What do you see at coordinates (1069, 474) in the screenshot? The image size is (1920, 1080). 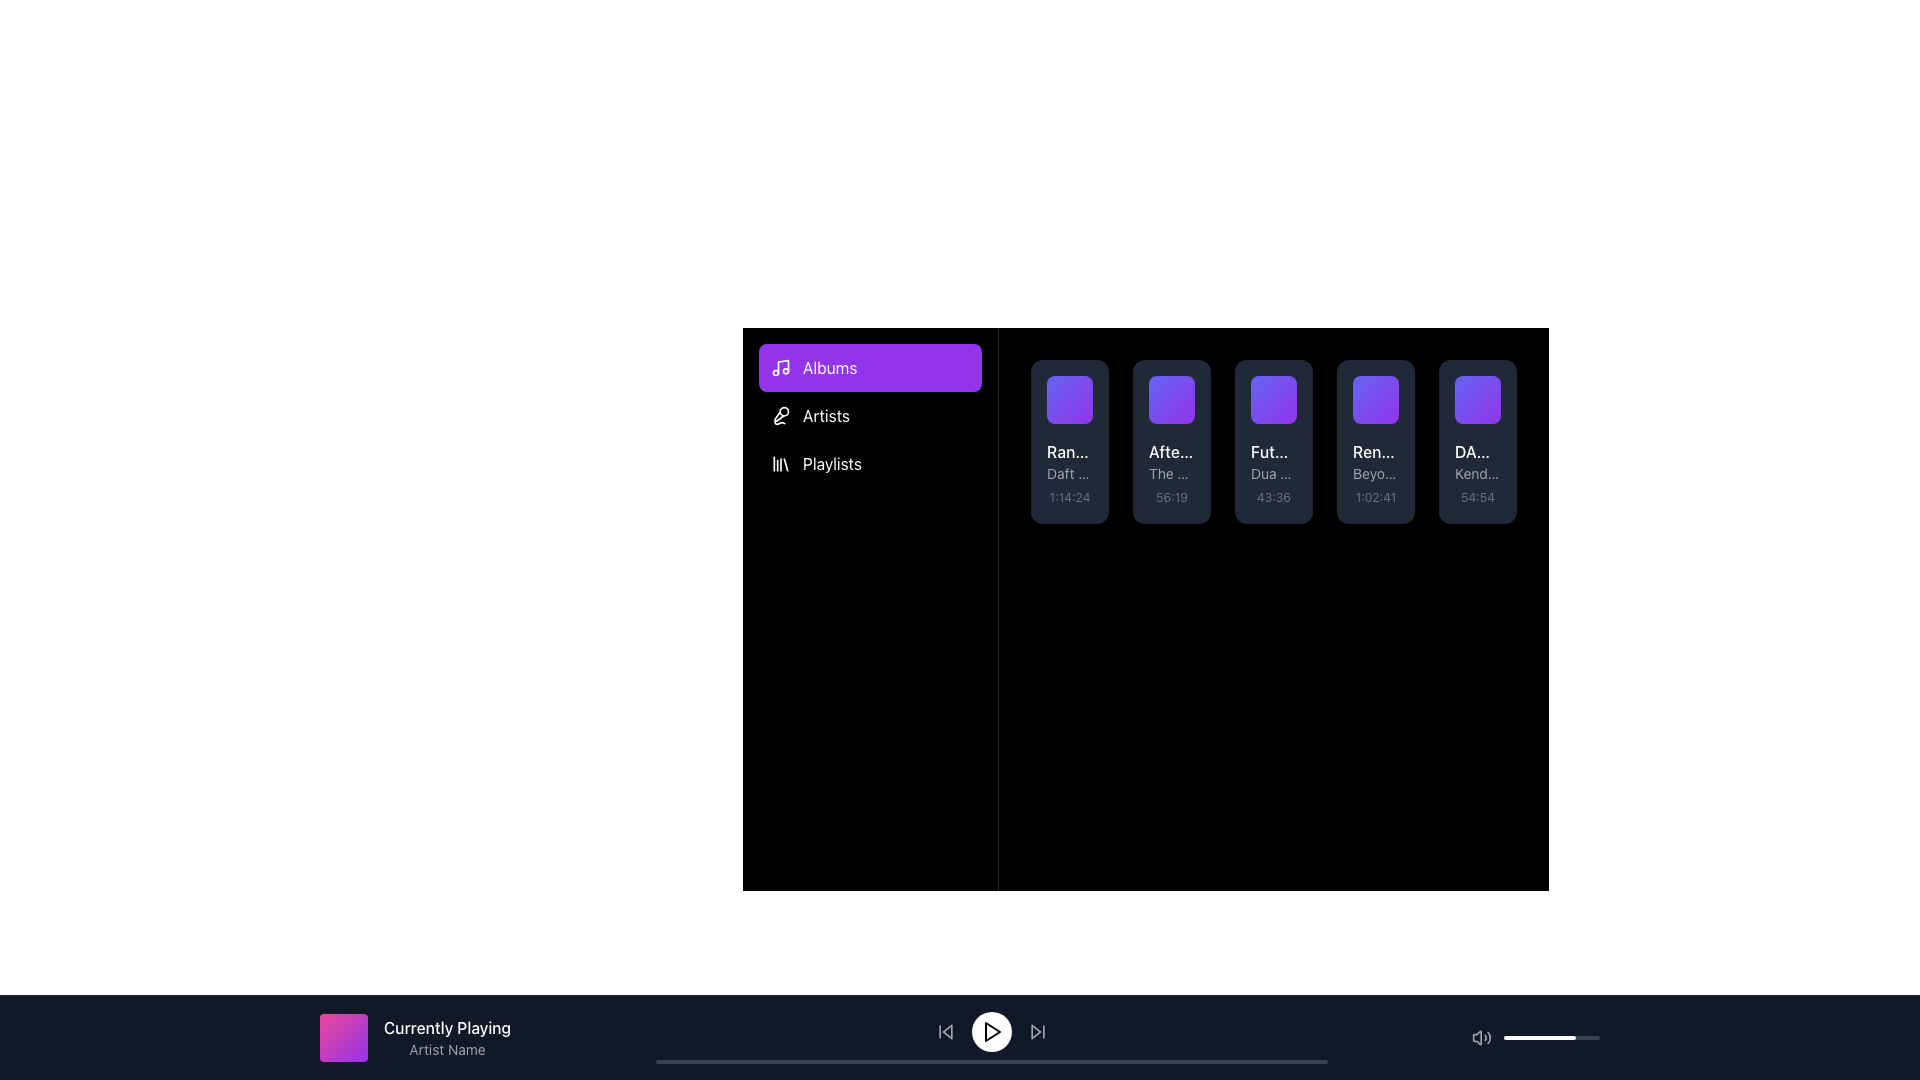 I see `the static text label displaying 'Daft Punk', which is positioned beneath the title 'Random Access Memories' within a dark-themed UI card` at bounding box center [1069, 474].